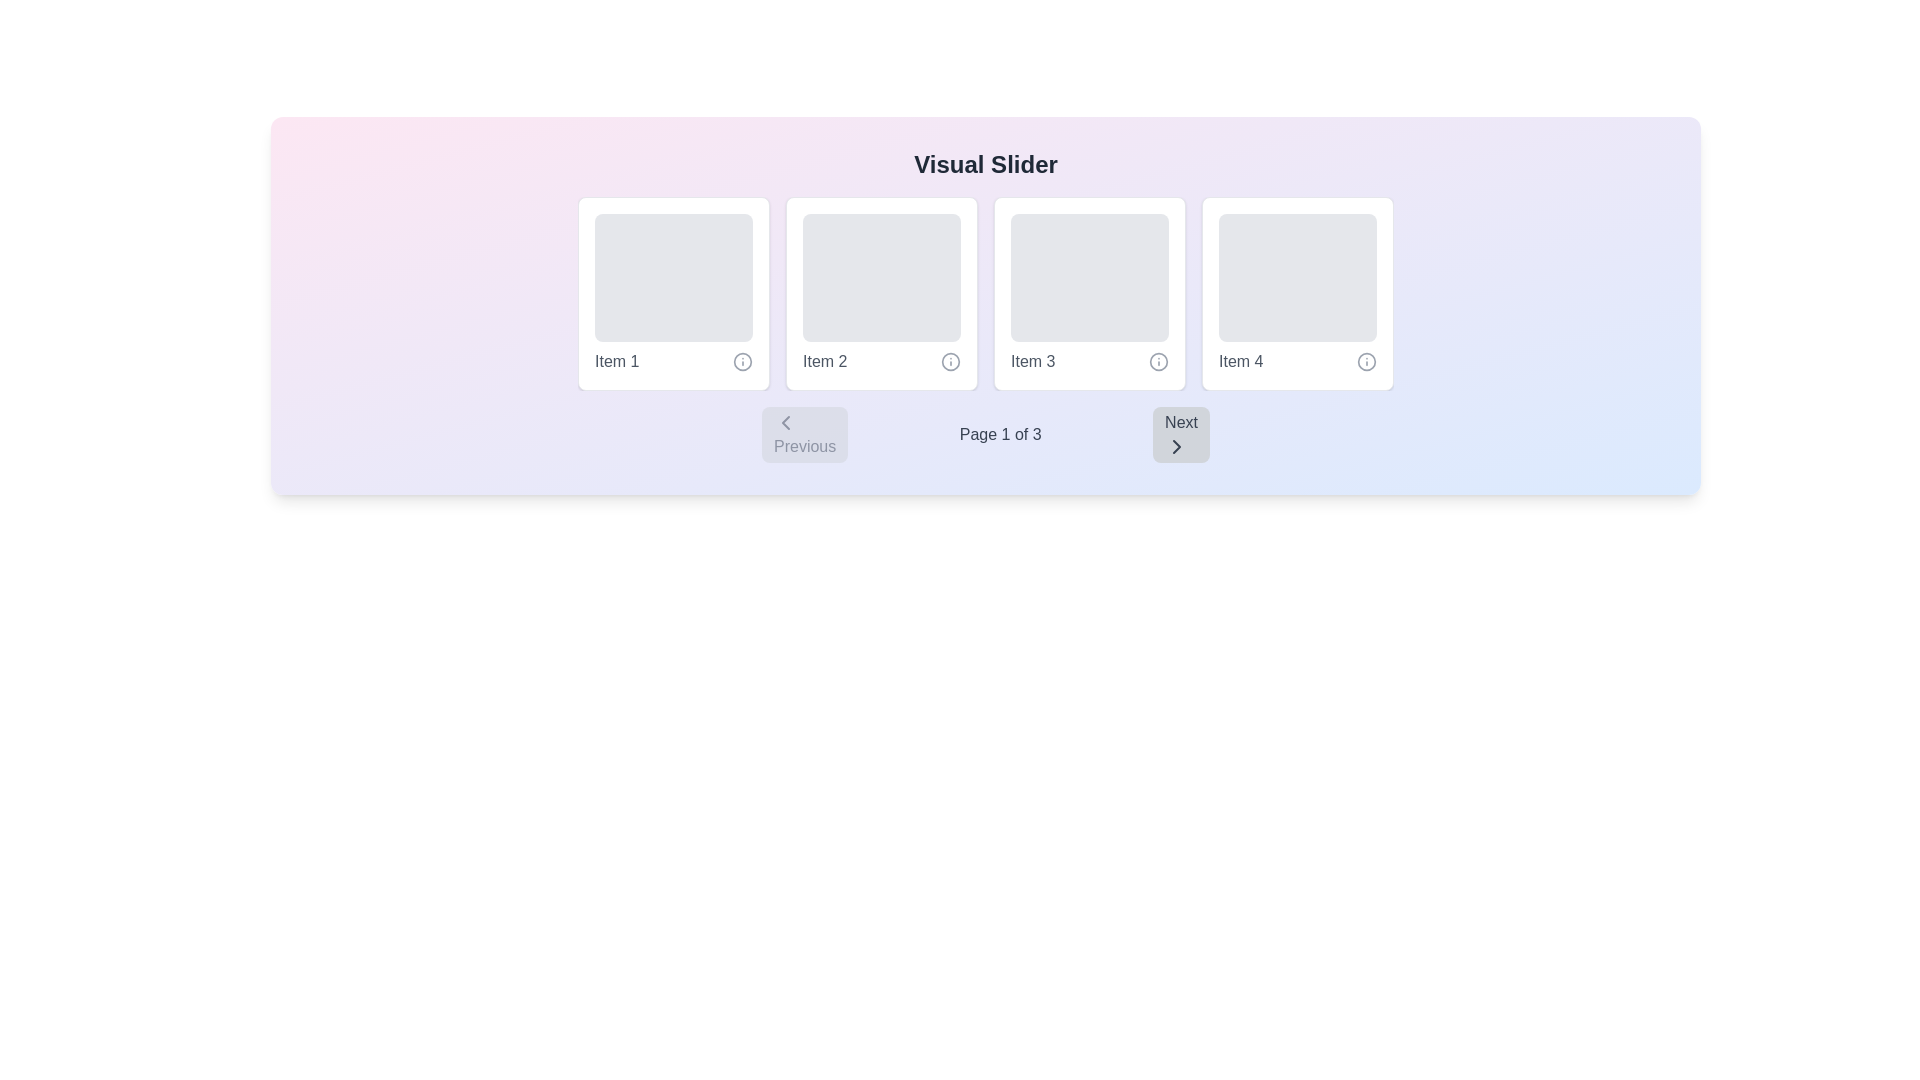  What do you see at coordinates (742, 362) in the screenshot?
I see `the circular gray icon with an 'i' symbol located in the bottom-right corner of 'Item 1'` at bounding box center [742, 362].